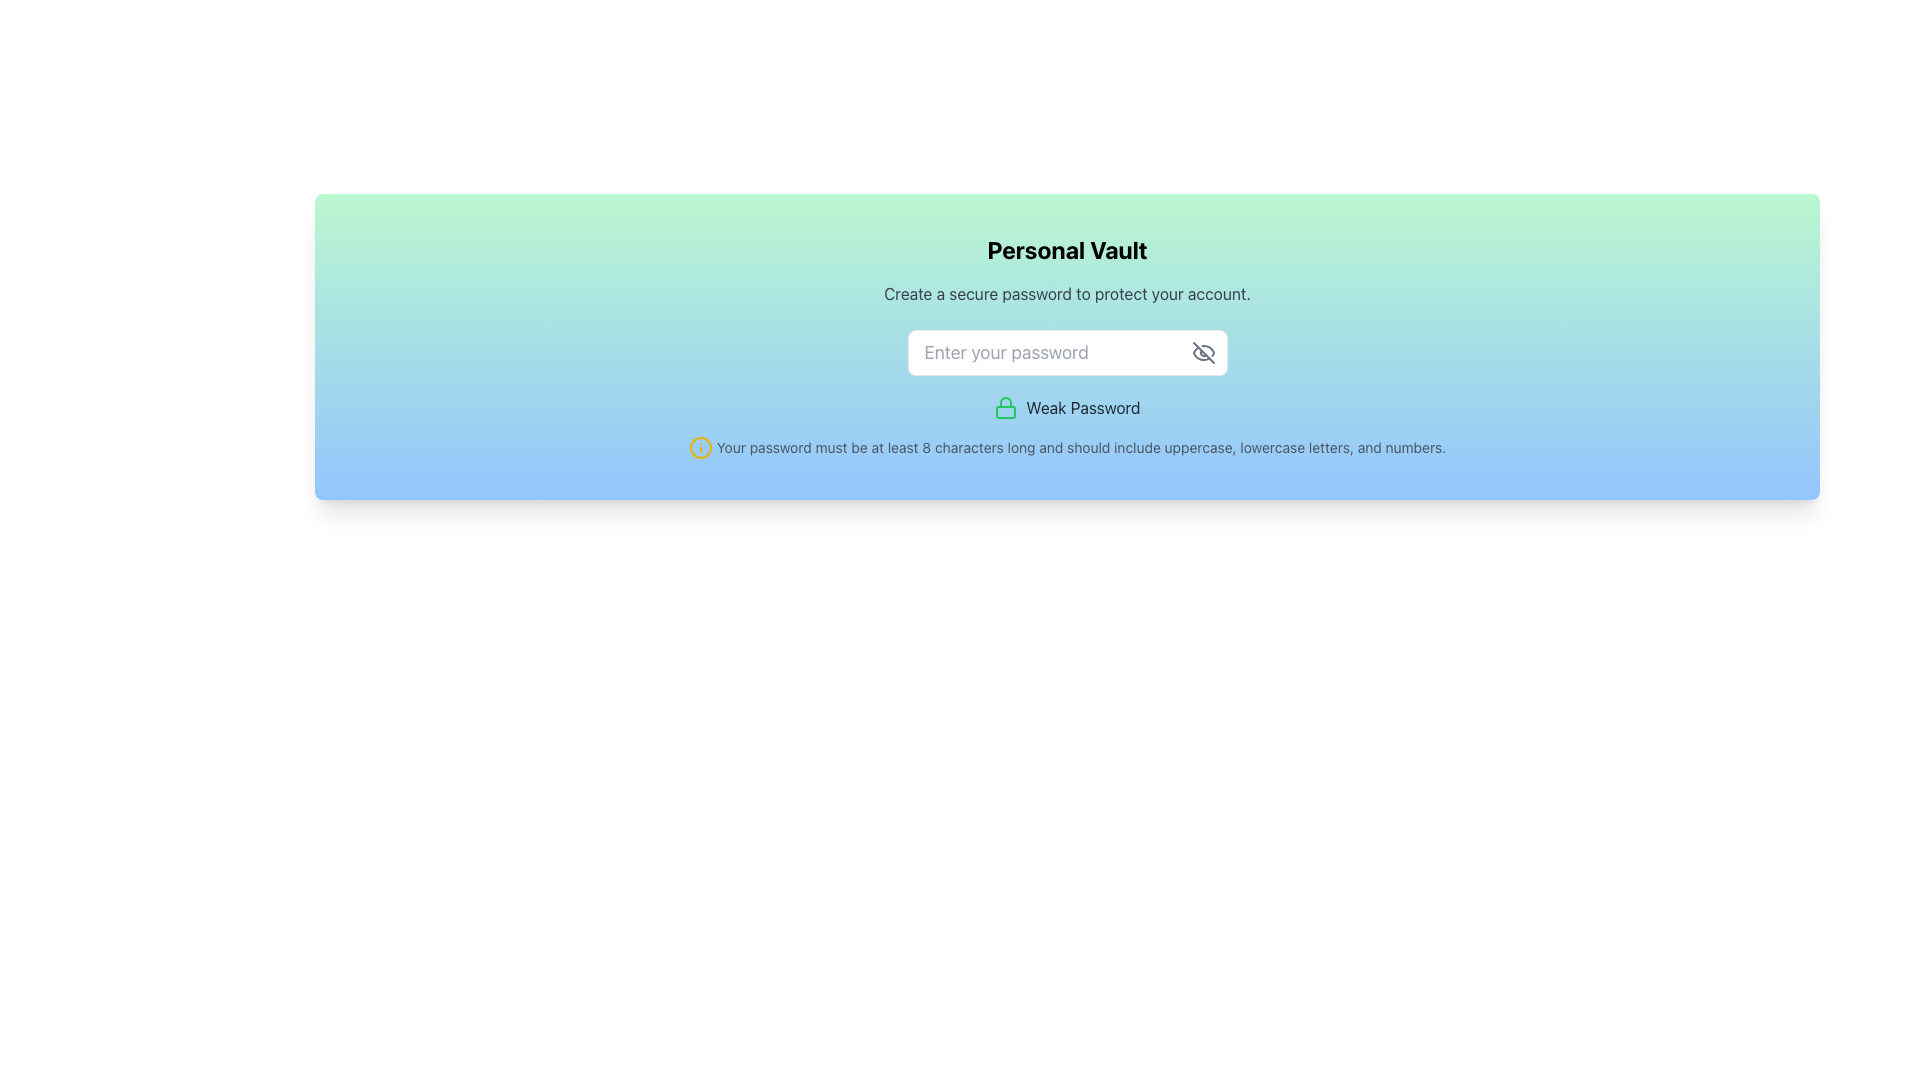 The width and height of the screenshot is (1920, 1080). I want to click on the top arc of the lock icon, which is a smooth green arc part of an SVG lock icon located next to the 'Weak Password' text, so click(1006, 402).